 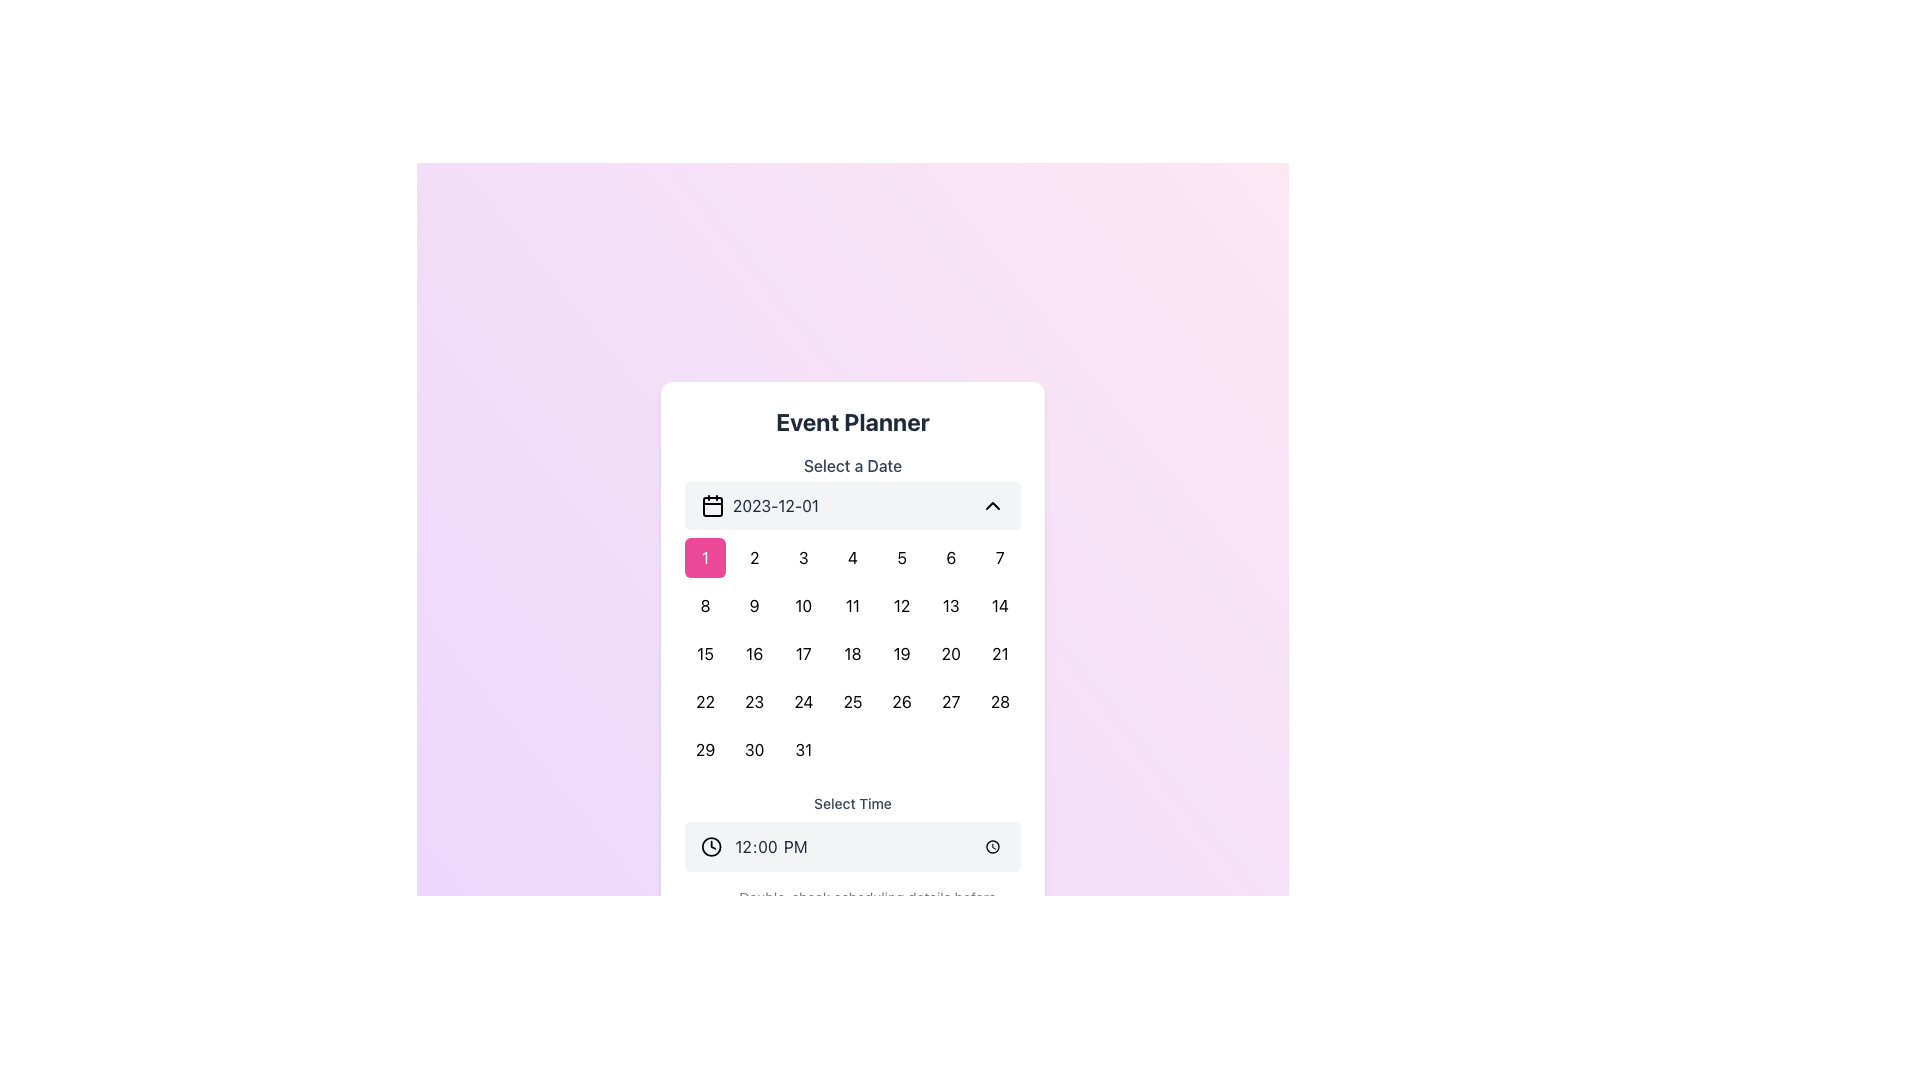 I want to click on the button labeled '12' in the second row and sixth column of the calendar interface, so click(x=901, y=604).